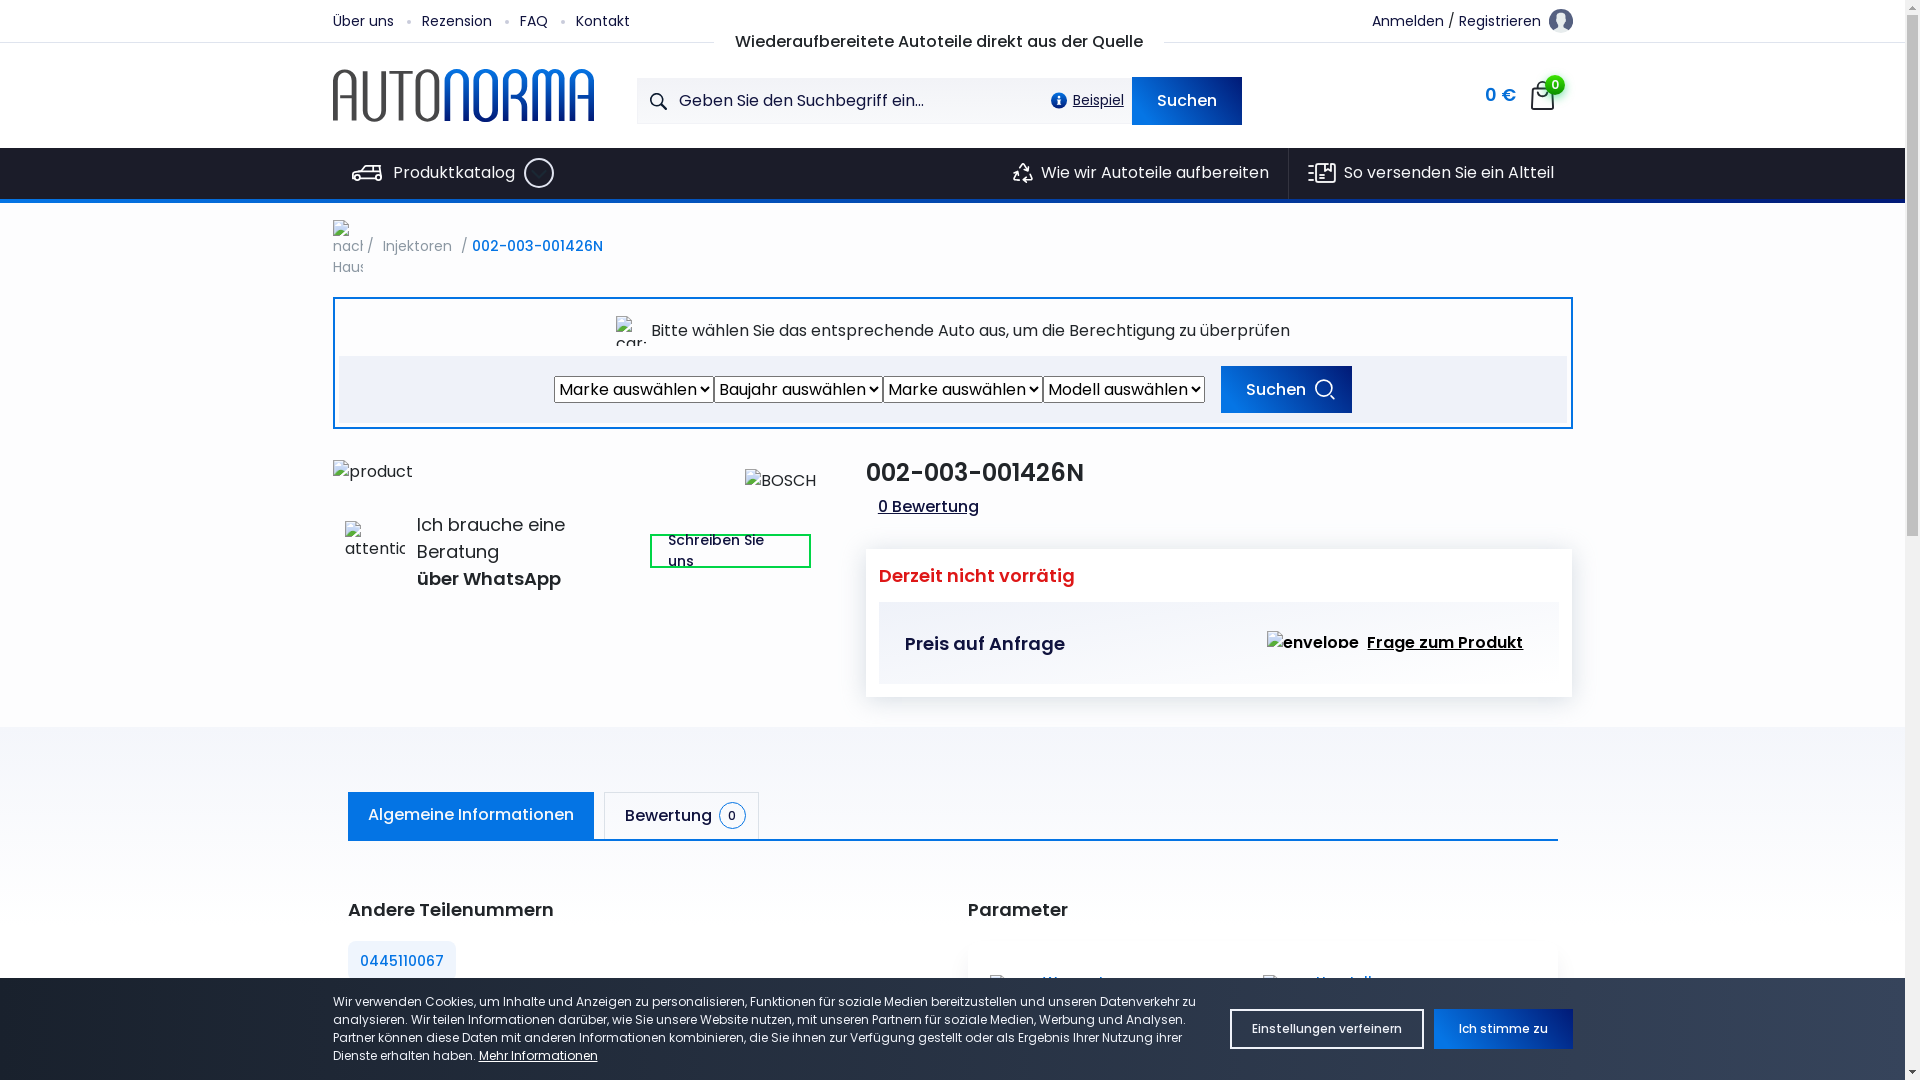 The image size is (1920, 1080). What do you see at coordinates (1081, 100) in the screenshot?
I see `'Beispiel'` at bounding box center [1081, 100].